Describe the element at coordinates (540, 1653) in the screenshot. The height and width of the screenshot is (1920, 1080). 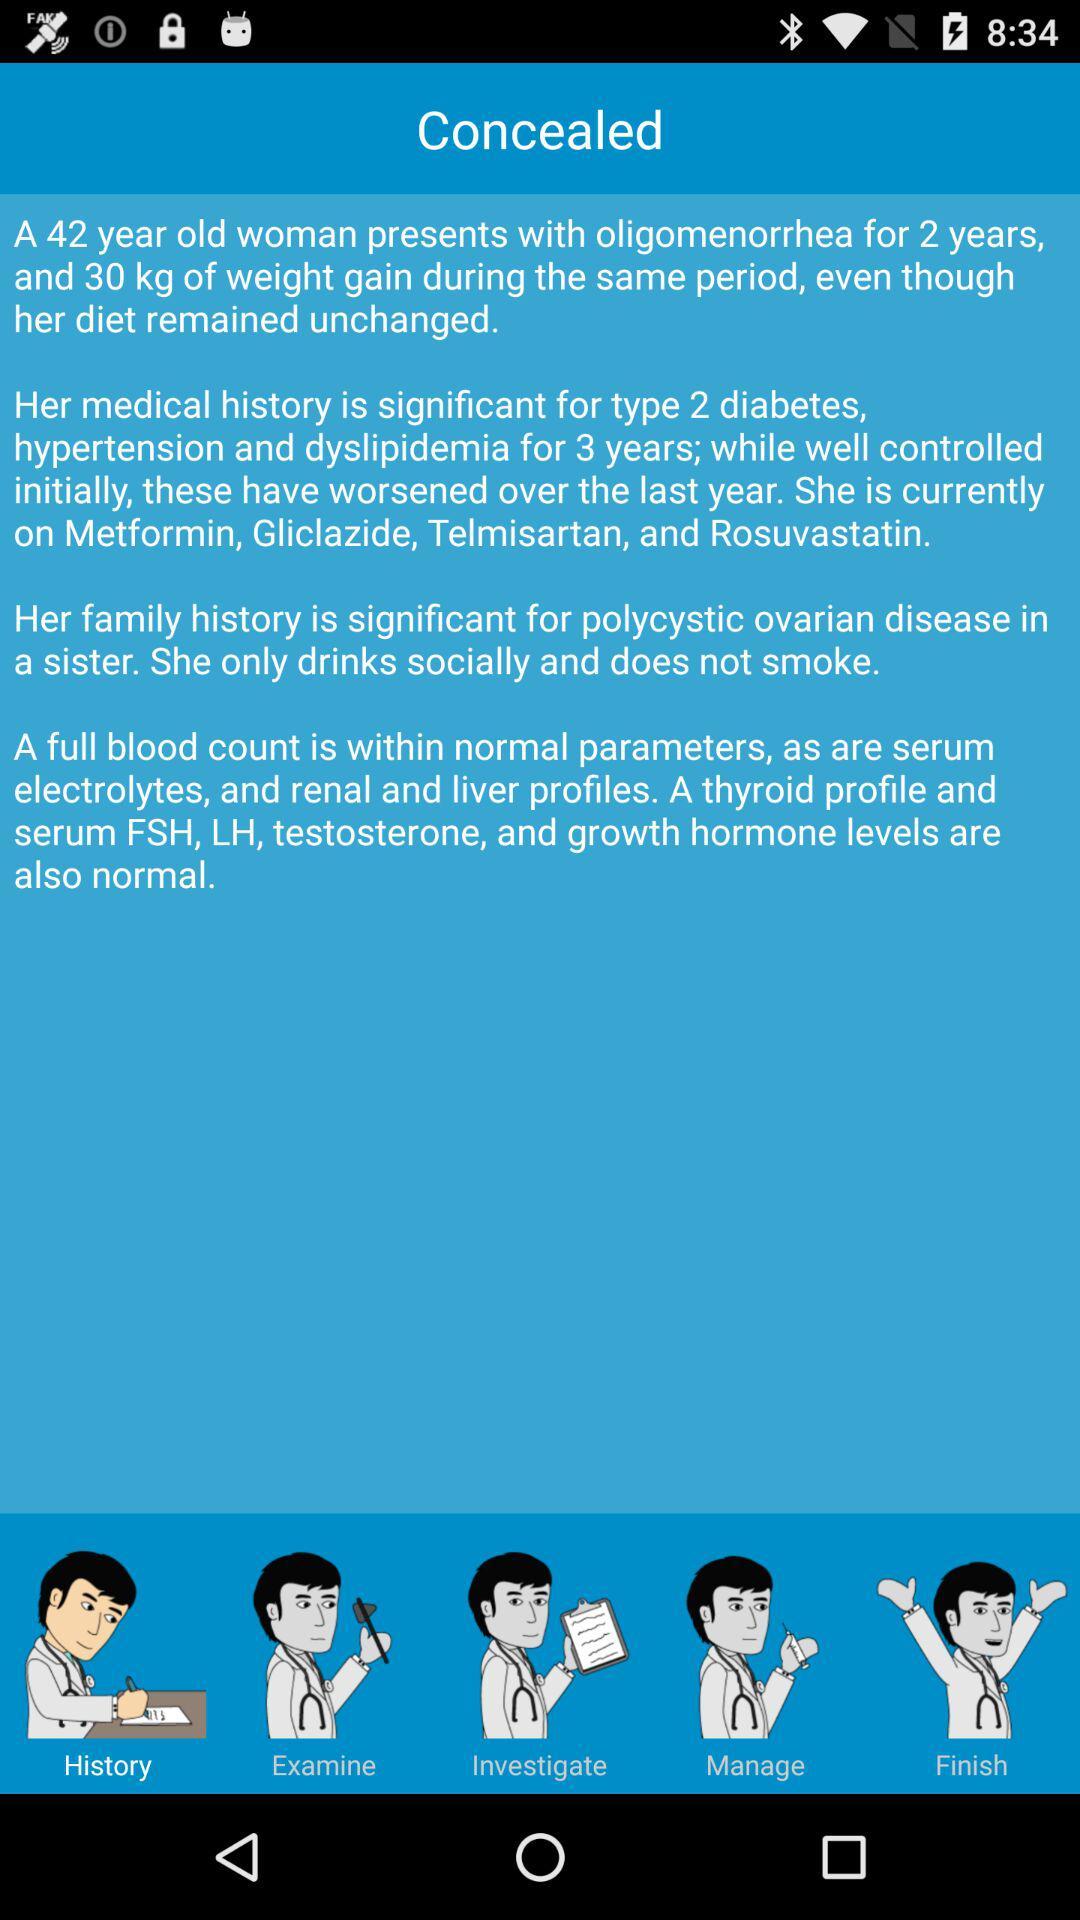
I see `item at the bottom` at that location.